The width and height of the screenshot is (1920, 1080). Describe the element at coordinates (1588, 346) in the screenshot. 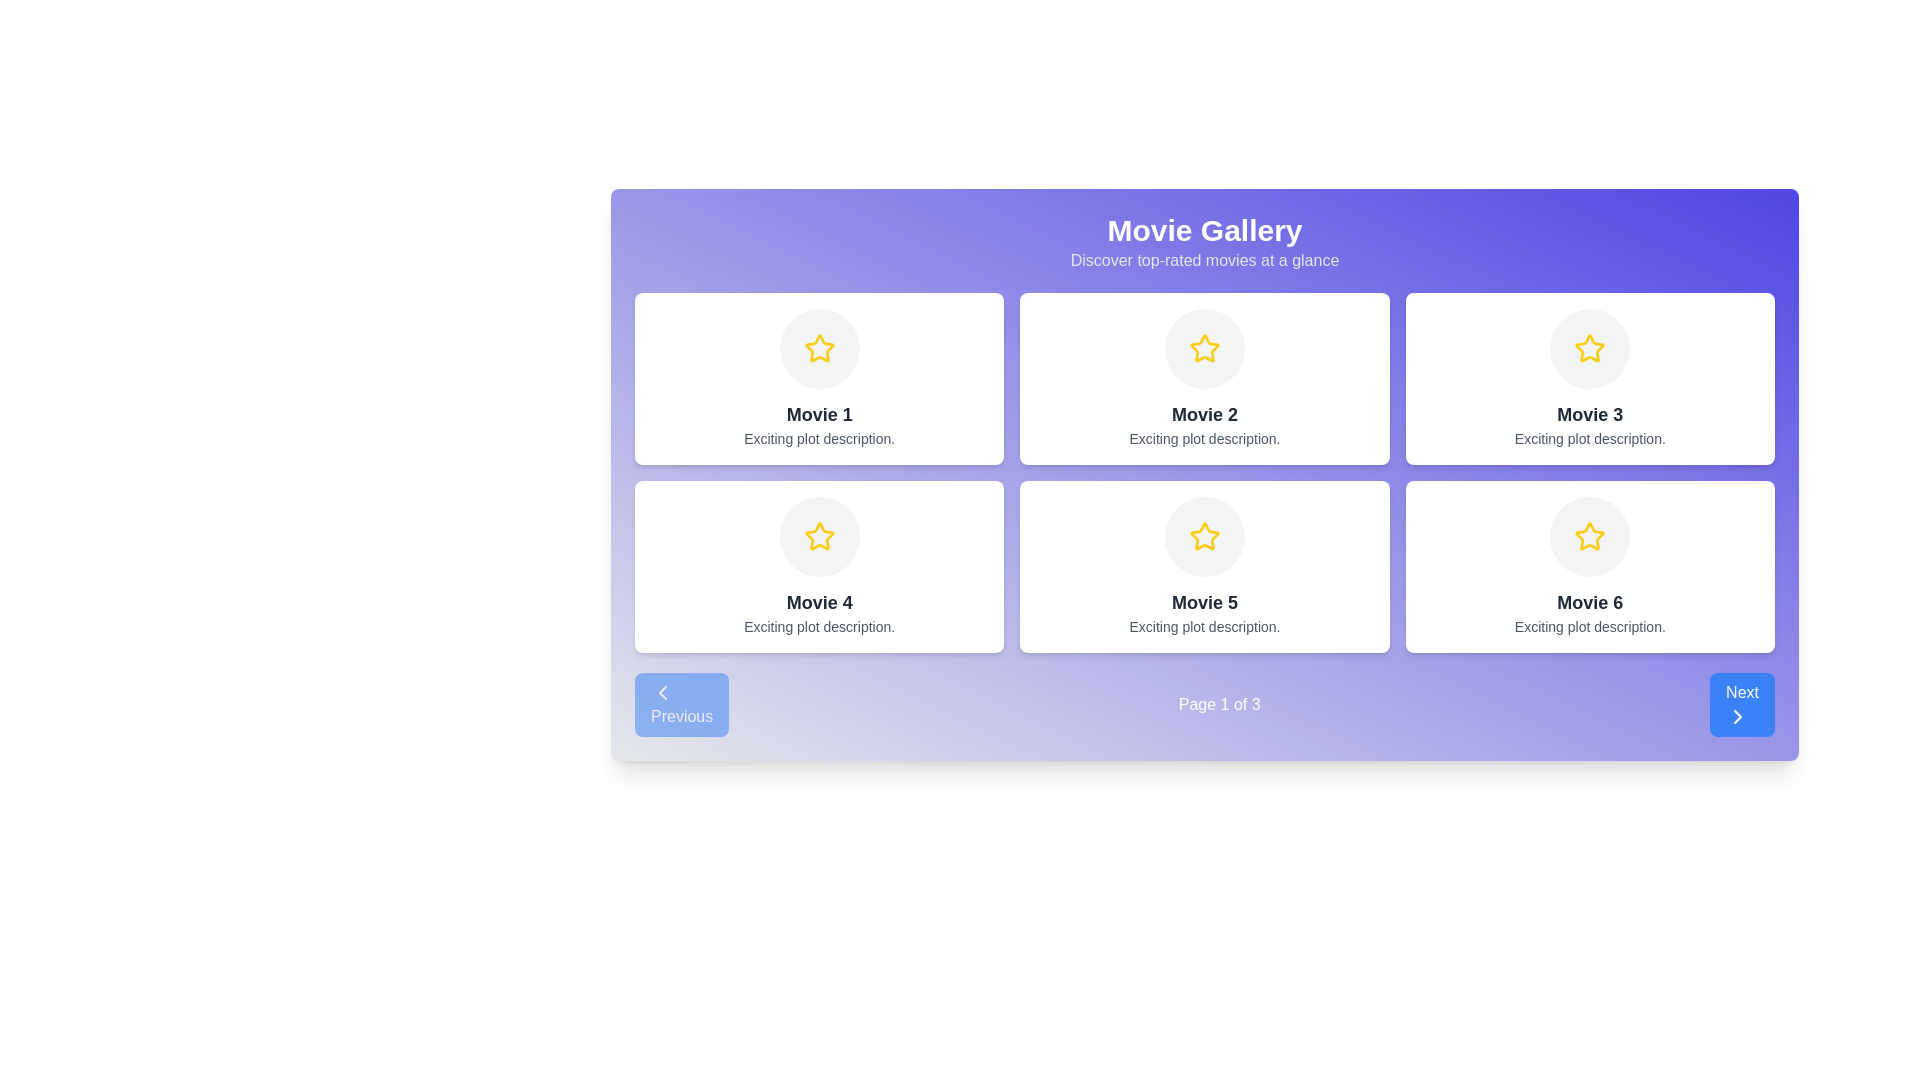

I see `the star icon with a yellow outline and white fill located above the 'Movie 3' label in the Movie Gallery interface` at that location.